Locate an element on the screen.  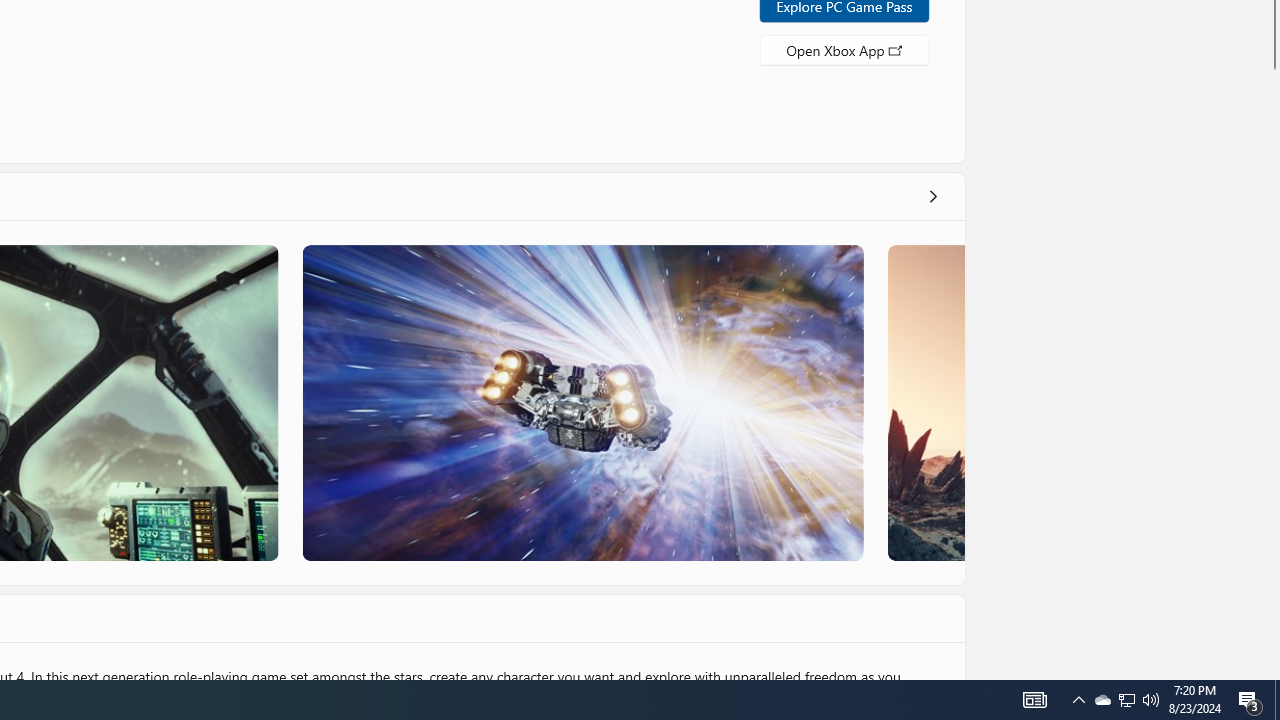
'Open Xbox App' is located at coordinates (844, 48).